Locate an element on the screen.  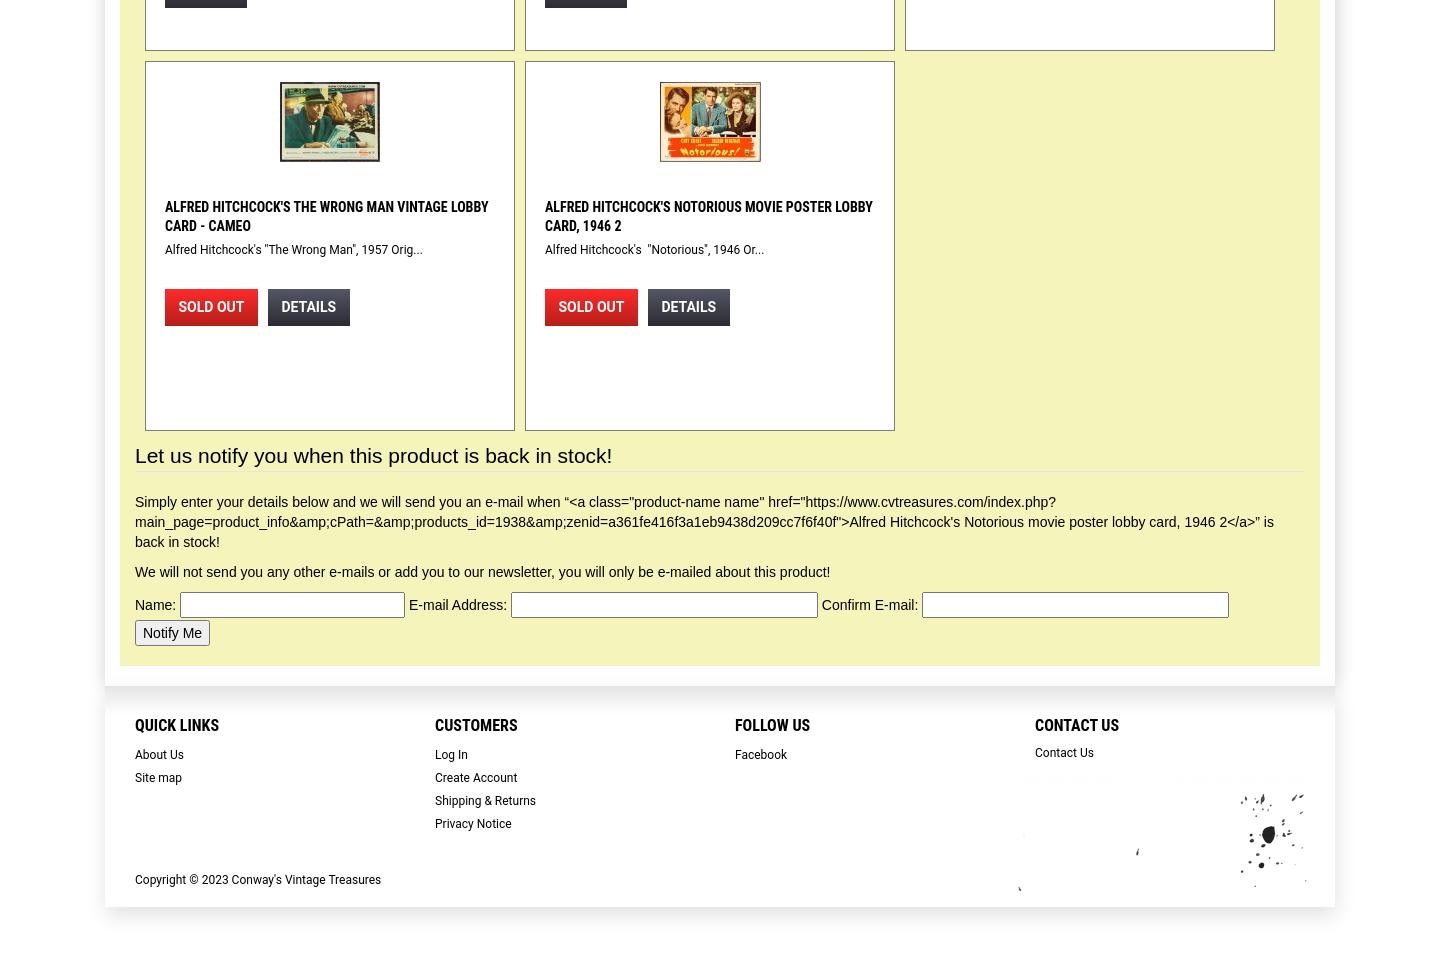
'Confirm E-mail:' is located at coordinates (868, 604).